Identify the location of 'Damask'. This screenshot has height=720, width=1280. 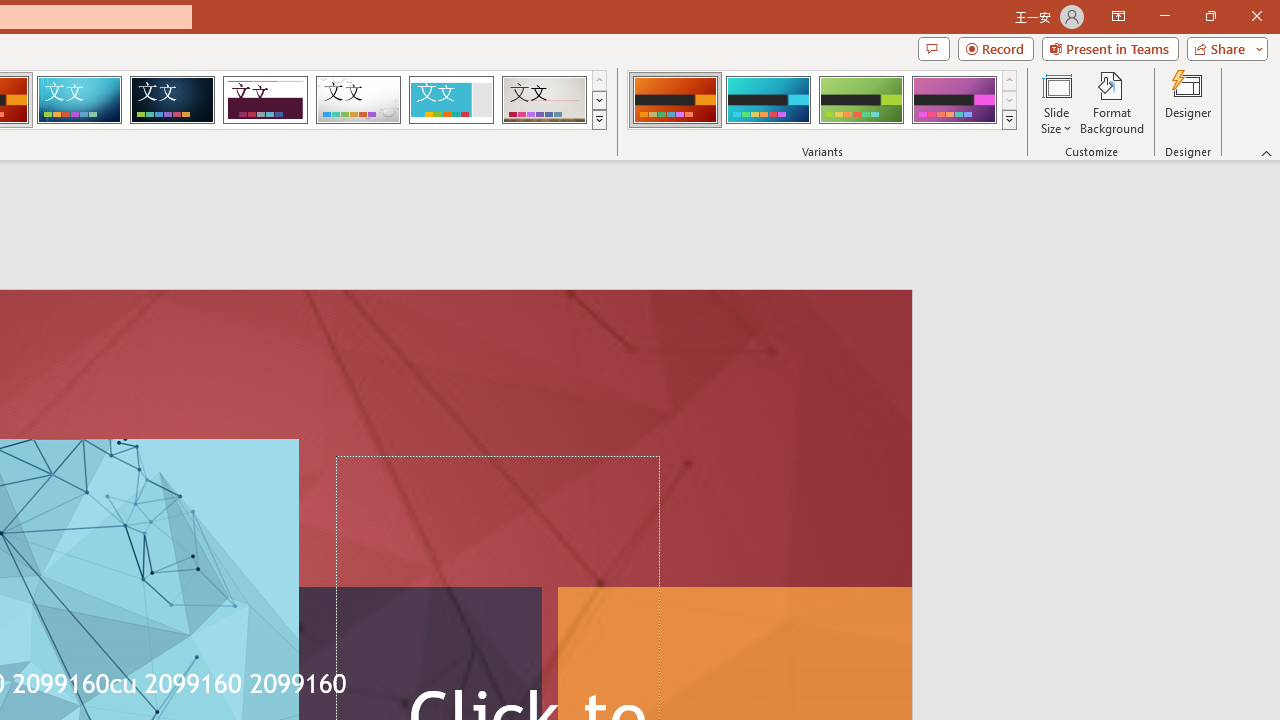
(172, 100).